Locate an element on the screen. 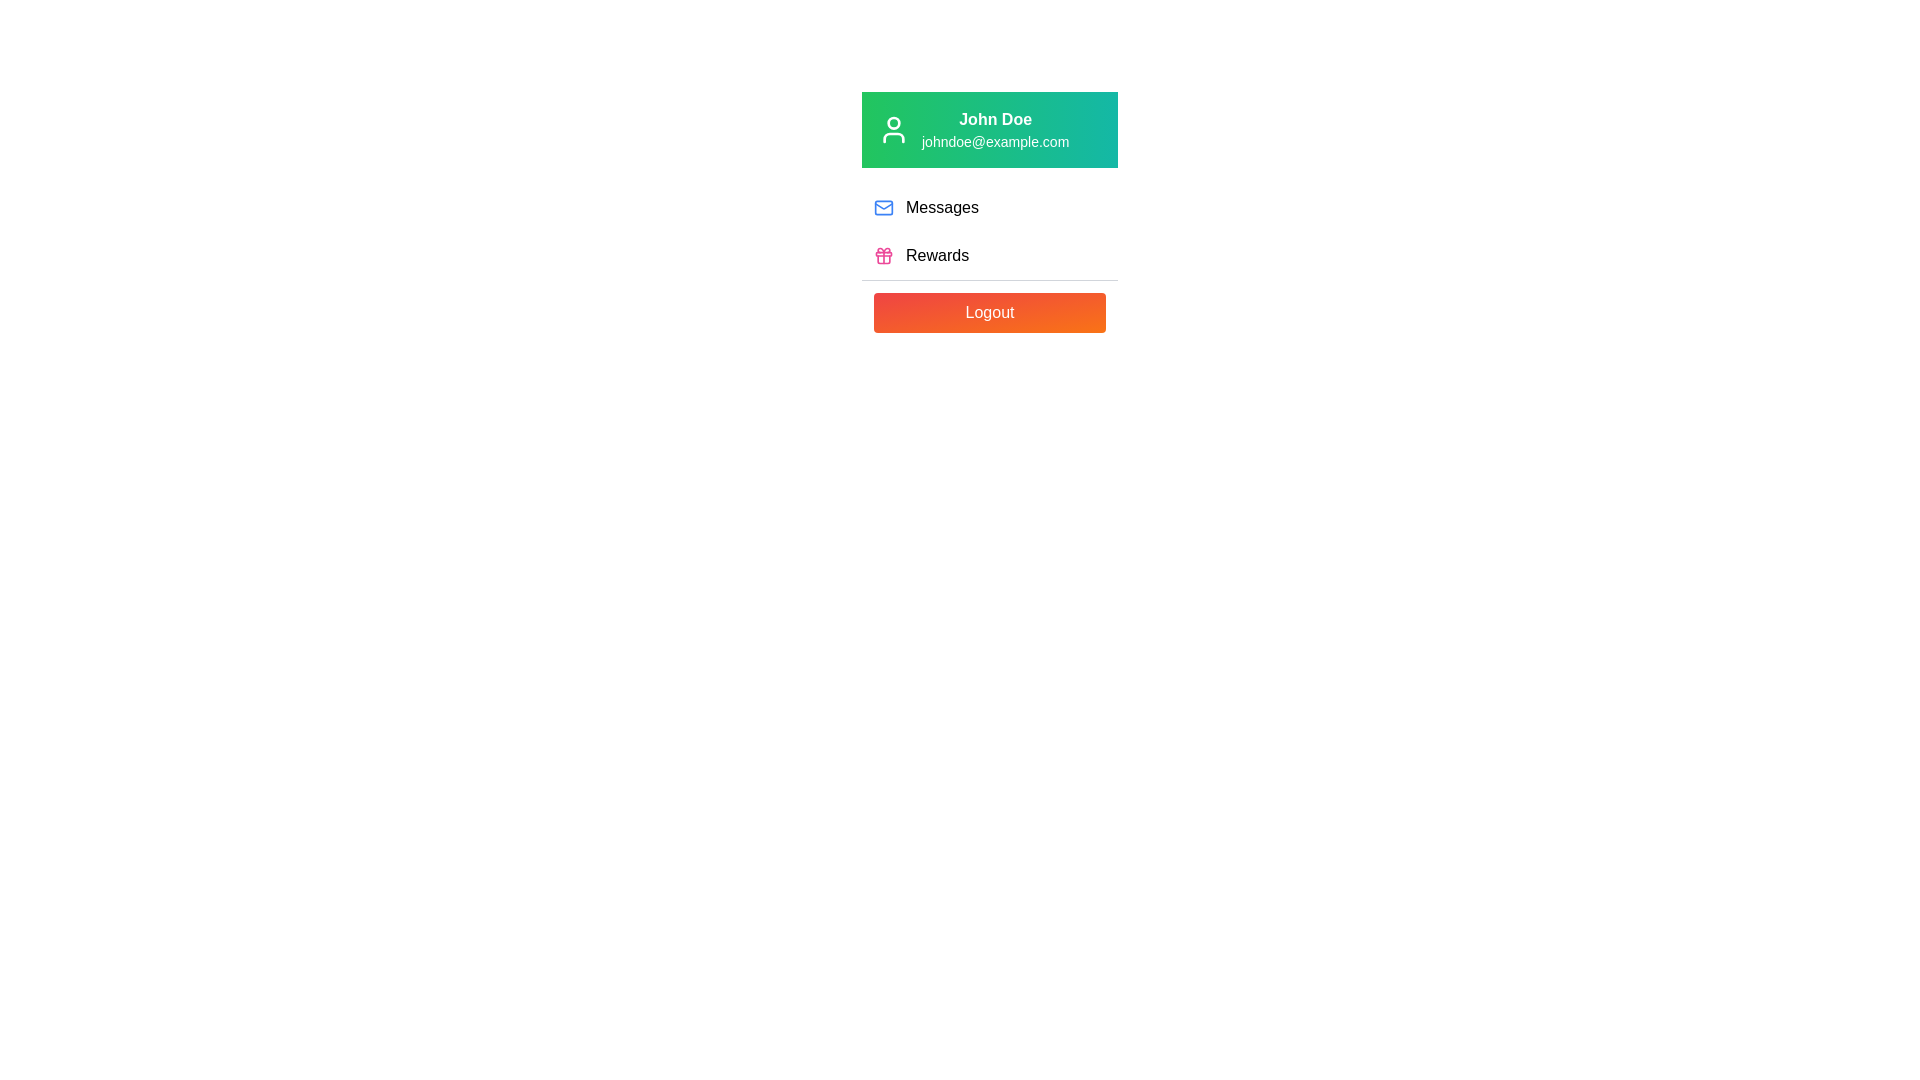  text label displaying 'John Doe' which is styled with a prominent green background and is located in the user profile section above the email address is located at coordinates (995, 119).